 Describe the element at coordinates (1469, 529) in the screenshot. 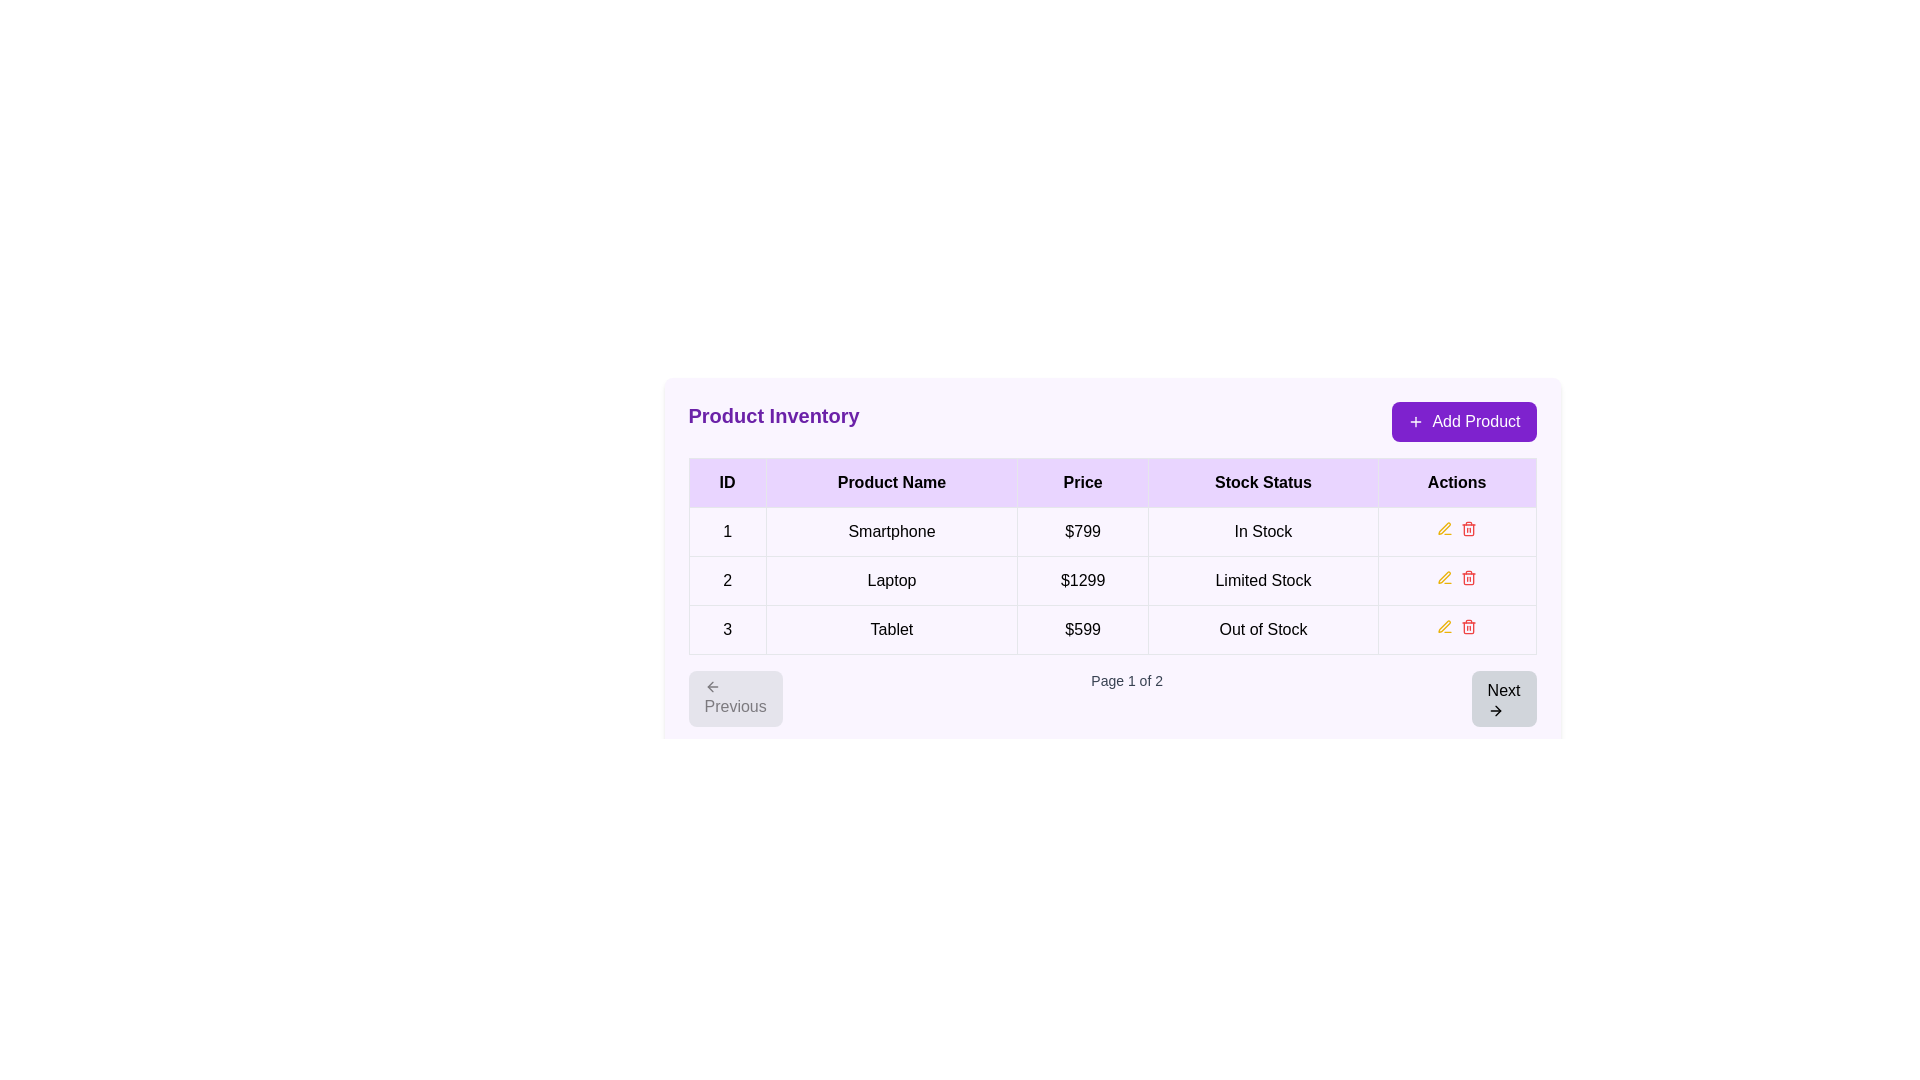

I see `the trash bin icon button in the 'Actions' column` at that location.